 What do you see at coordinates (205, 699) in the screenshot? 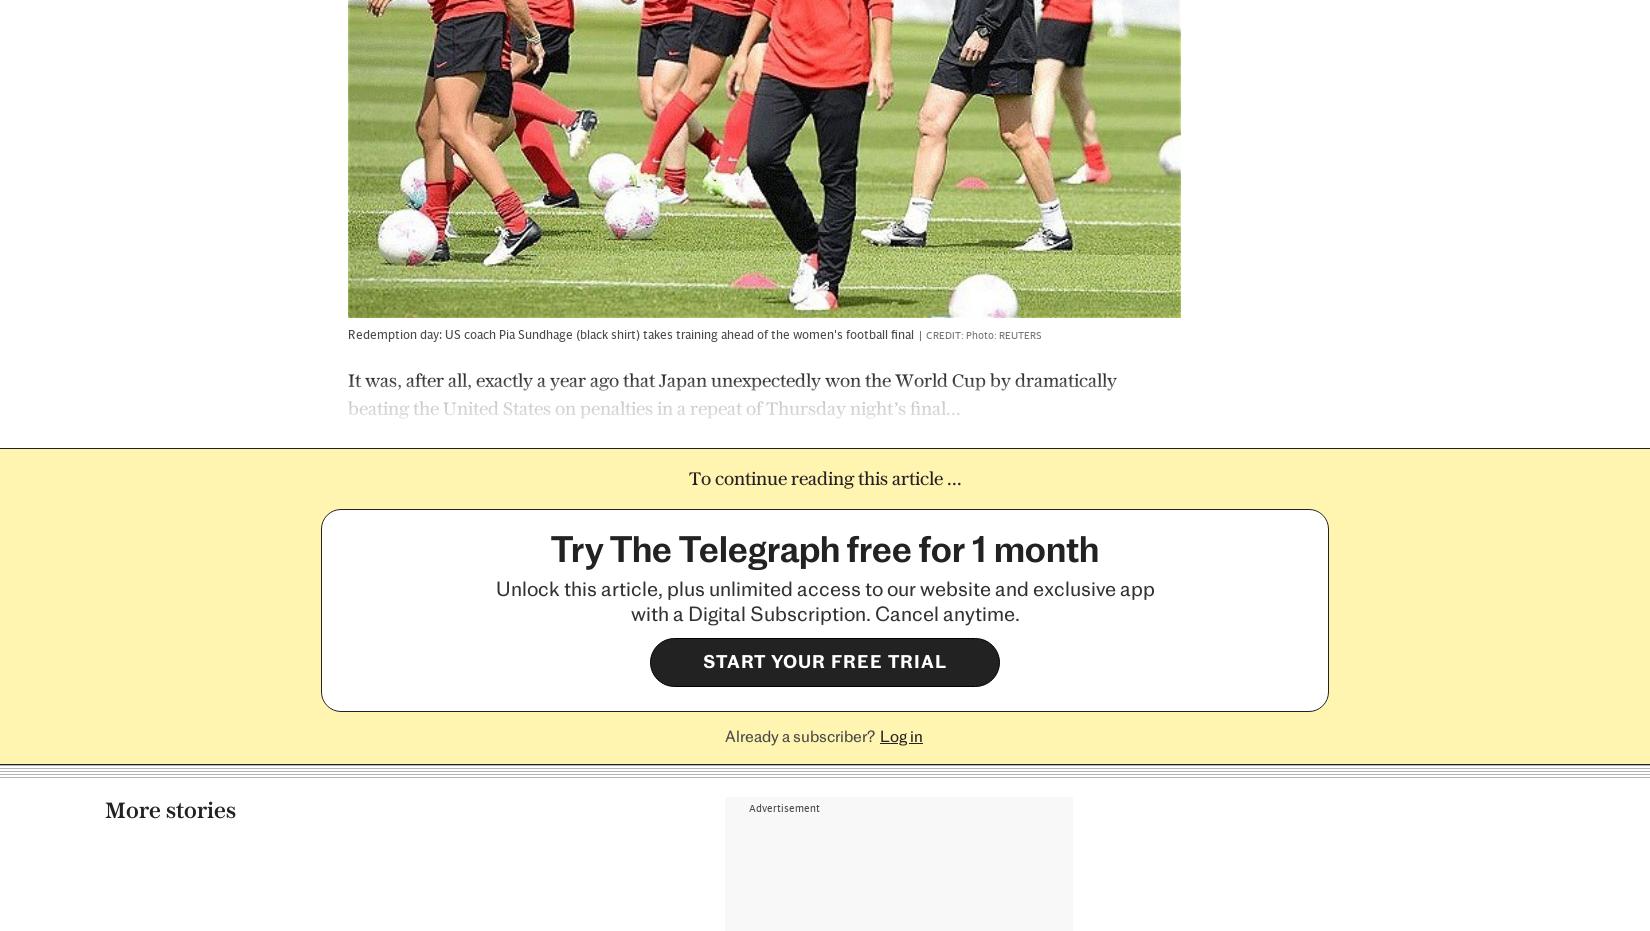
I see `'Leigh Halfpenny and Alun Wyn Jones say farewell to Wales in Barbarians match'` at bounding box center [205, 699].